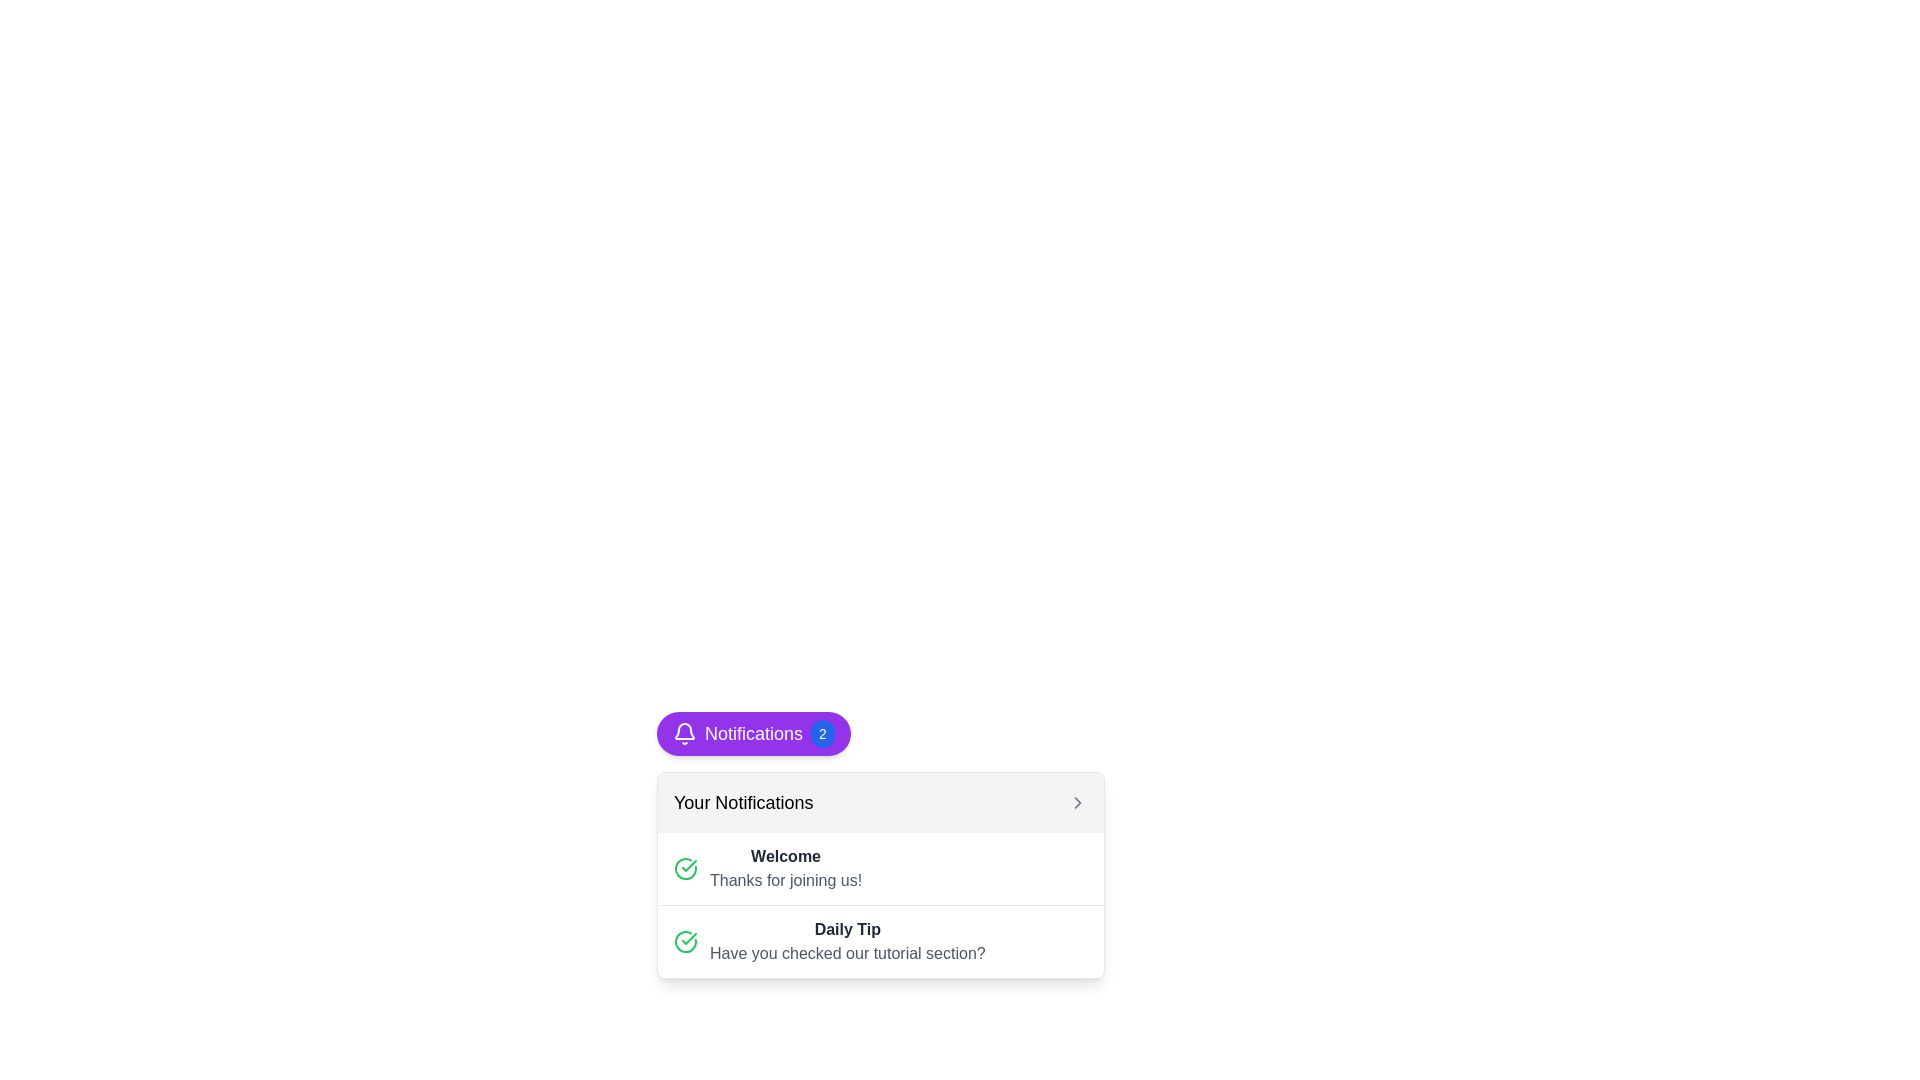 The width and height of the screenshot is (1920, 1080). I want to click on the 'Your Notifications' text label, which is prominently displayed in bold font at the top-left section of the notifications header area, so click(742, 801).